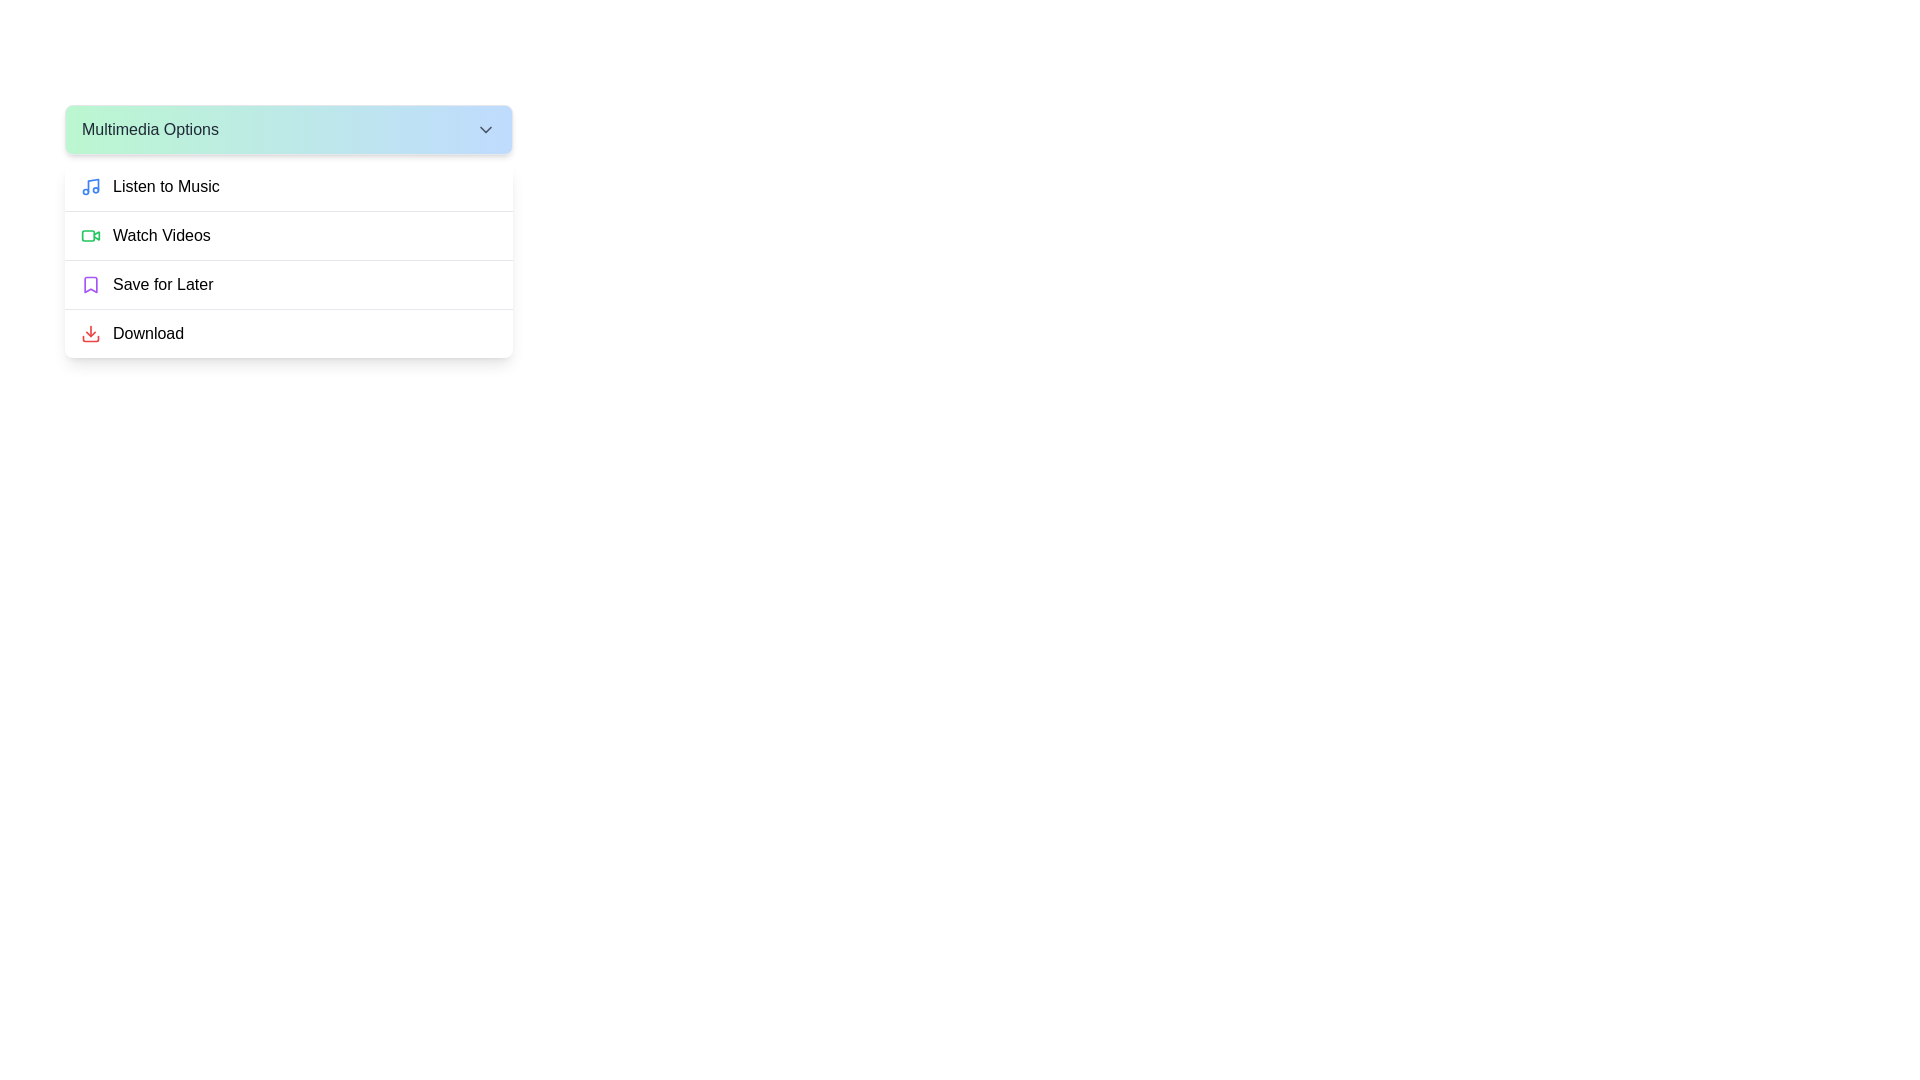 This screenshot has width=1920, height=1080. Describe the element at coordinates (287, 332) in the screenshot. I see `the 'Download' button-like list item, which is the fourth item in the vertical list under 'Multimedia Options'` at that location.